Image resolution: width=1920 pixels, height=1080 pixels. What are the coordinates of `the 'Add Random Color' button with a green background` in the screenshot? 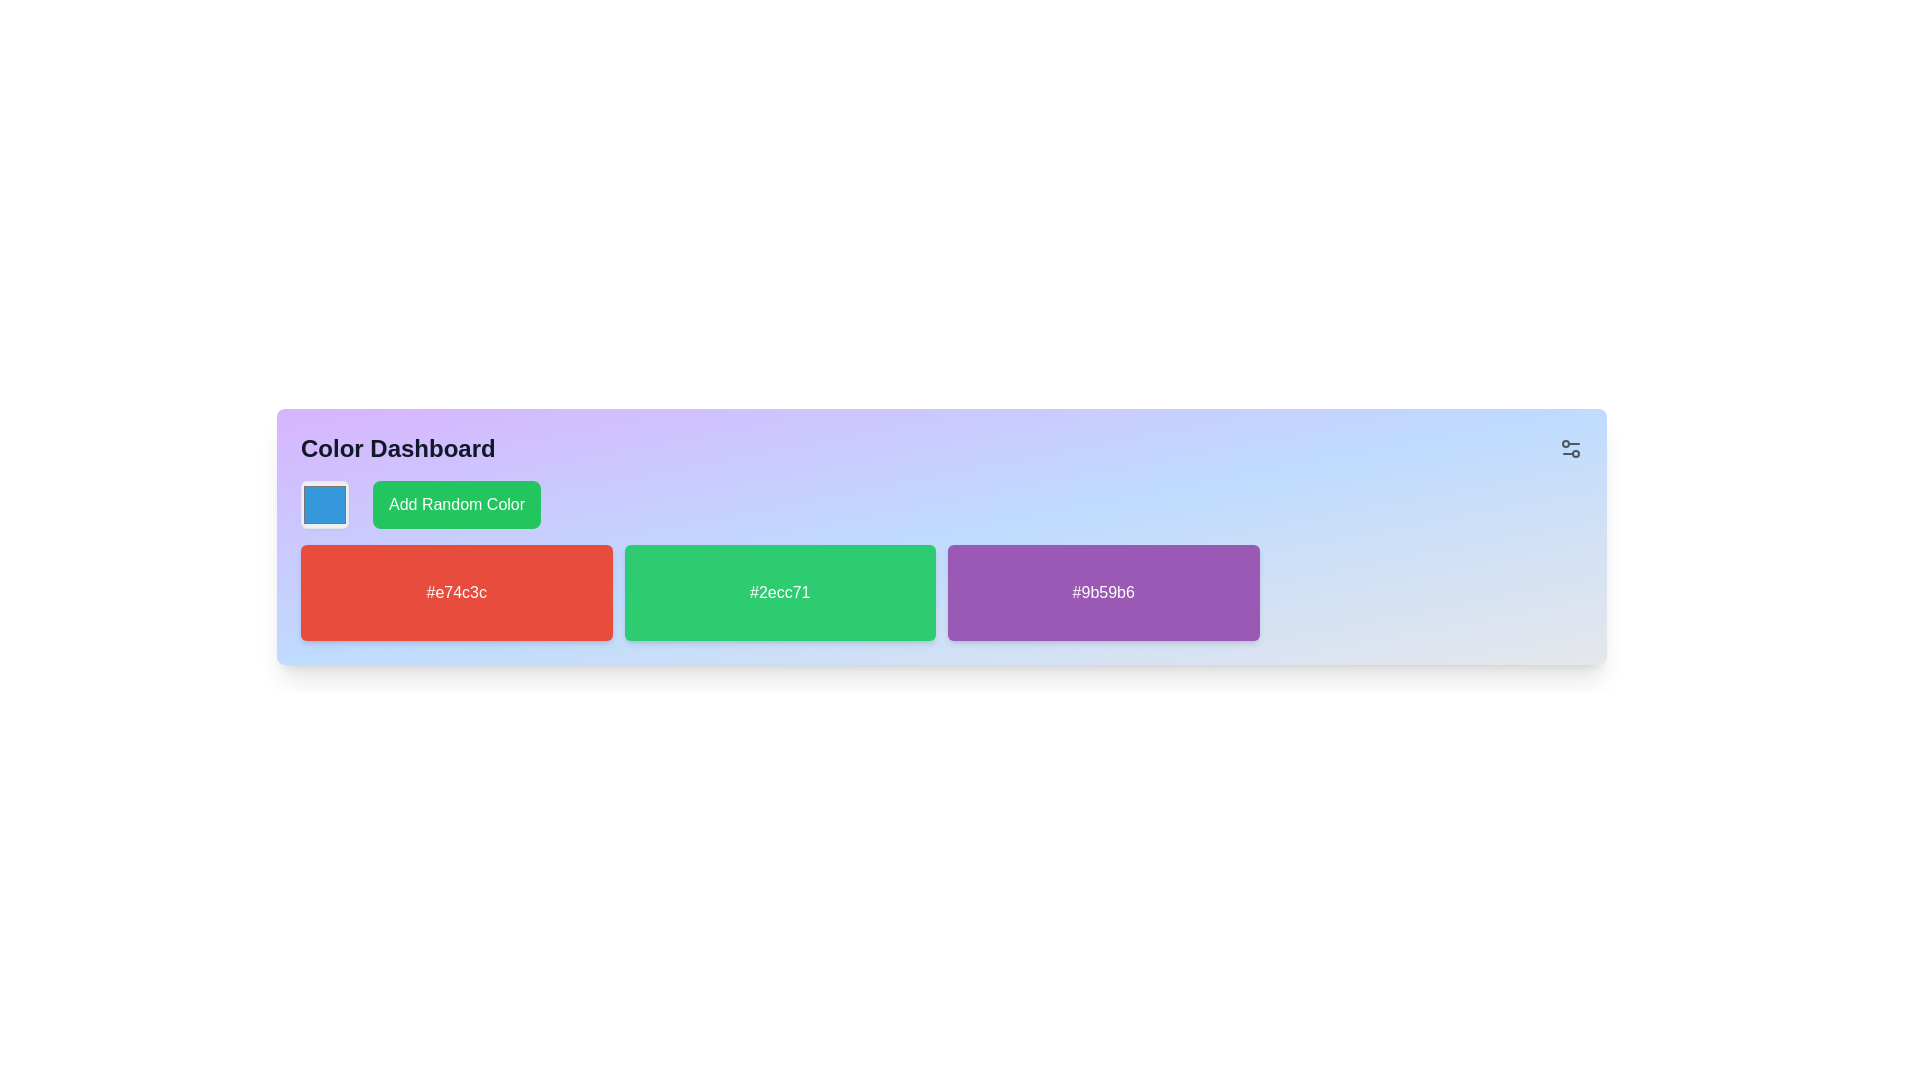 It's located at (455, 504).